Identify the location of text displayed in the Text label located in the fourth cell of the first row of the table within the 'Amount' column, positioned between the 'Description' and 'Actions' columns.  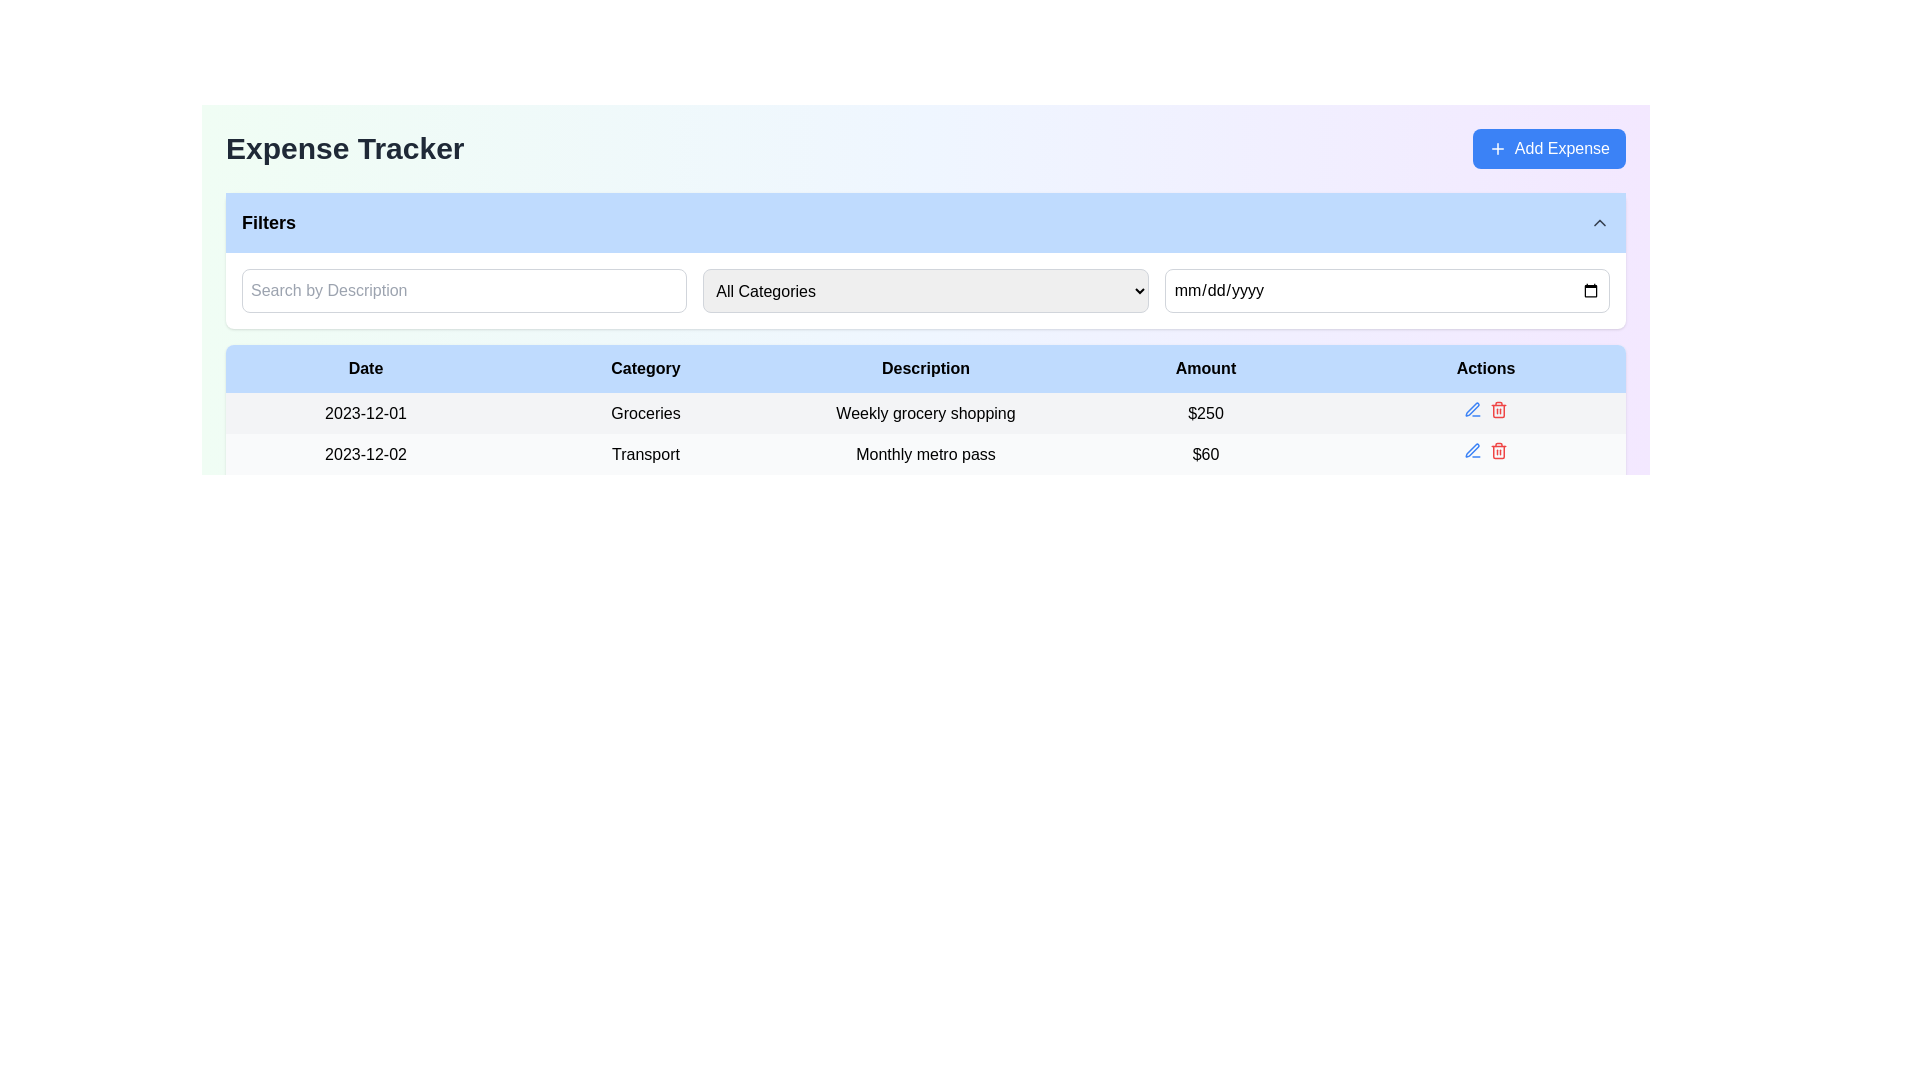
(1204, 411).